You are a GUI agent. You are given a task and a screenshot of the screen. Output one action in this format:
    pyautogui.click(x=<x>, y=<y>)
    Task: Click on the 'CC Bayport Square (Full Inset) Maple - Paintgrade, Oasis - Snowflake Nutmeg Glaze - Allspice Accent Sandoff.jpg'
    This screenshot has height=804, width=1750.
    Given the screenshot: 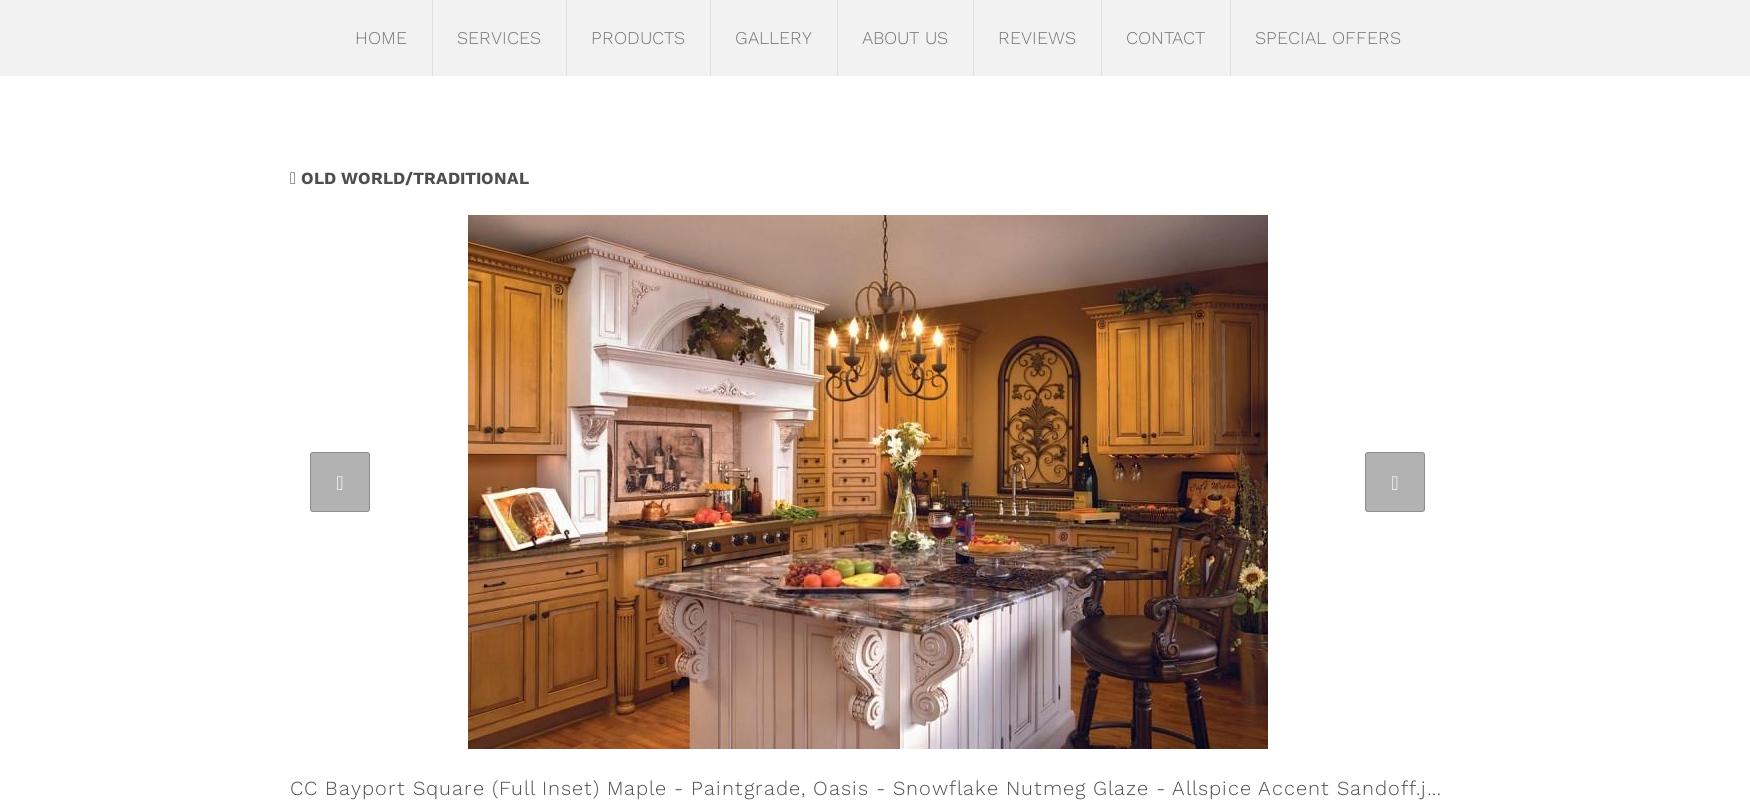 What is the action you would take?
    pyautogui.click(x=870, y=787)
    